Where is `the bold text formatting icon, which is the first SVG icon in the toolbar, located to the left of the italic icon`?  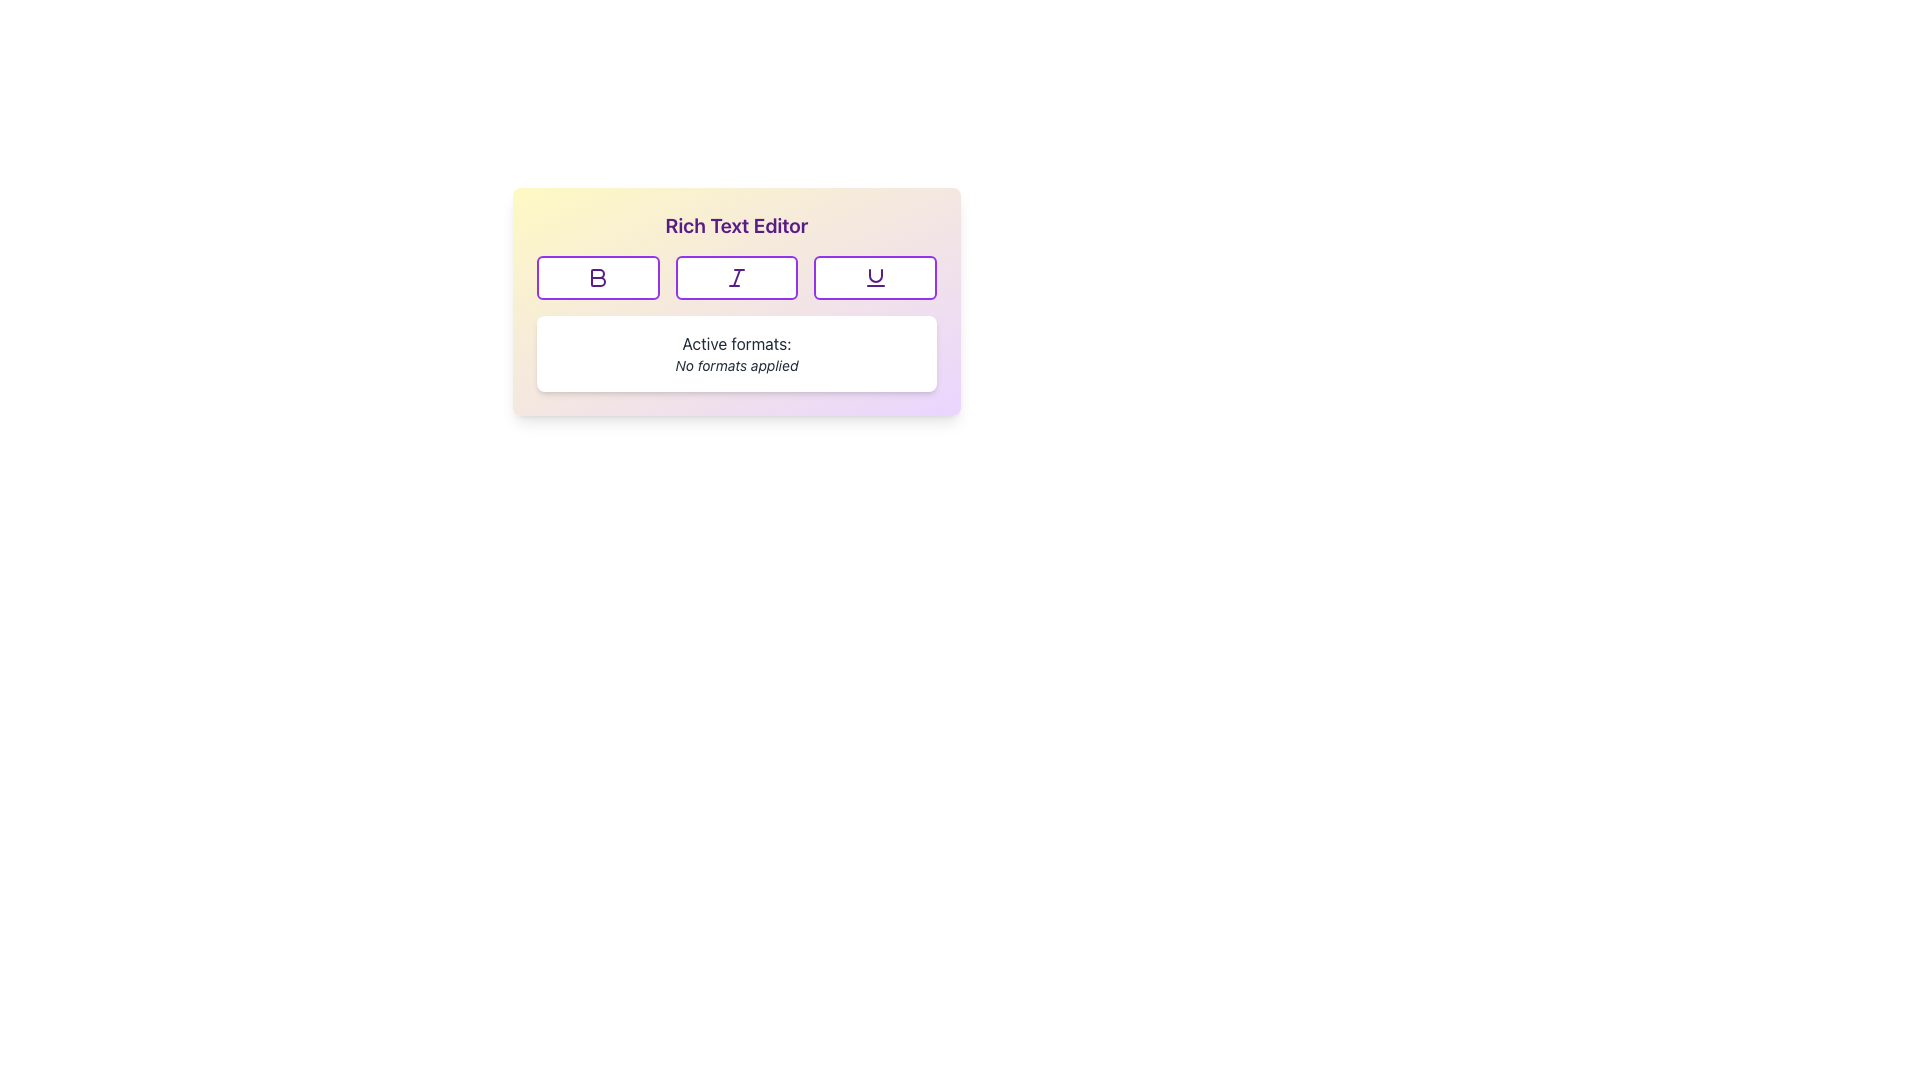
the bold text formatting icon, which is the first SVG icon in the toolbar, located to the left of the italic icon is located at coordinates (597, 277).